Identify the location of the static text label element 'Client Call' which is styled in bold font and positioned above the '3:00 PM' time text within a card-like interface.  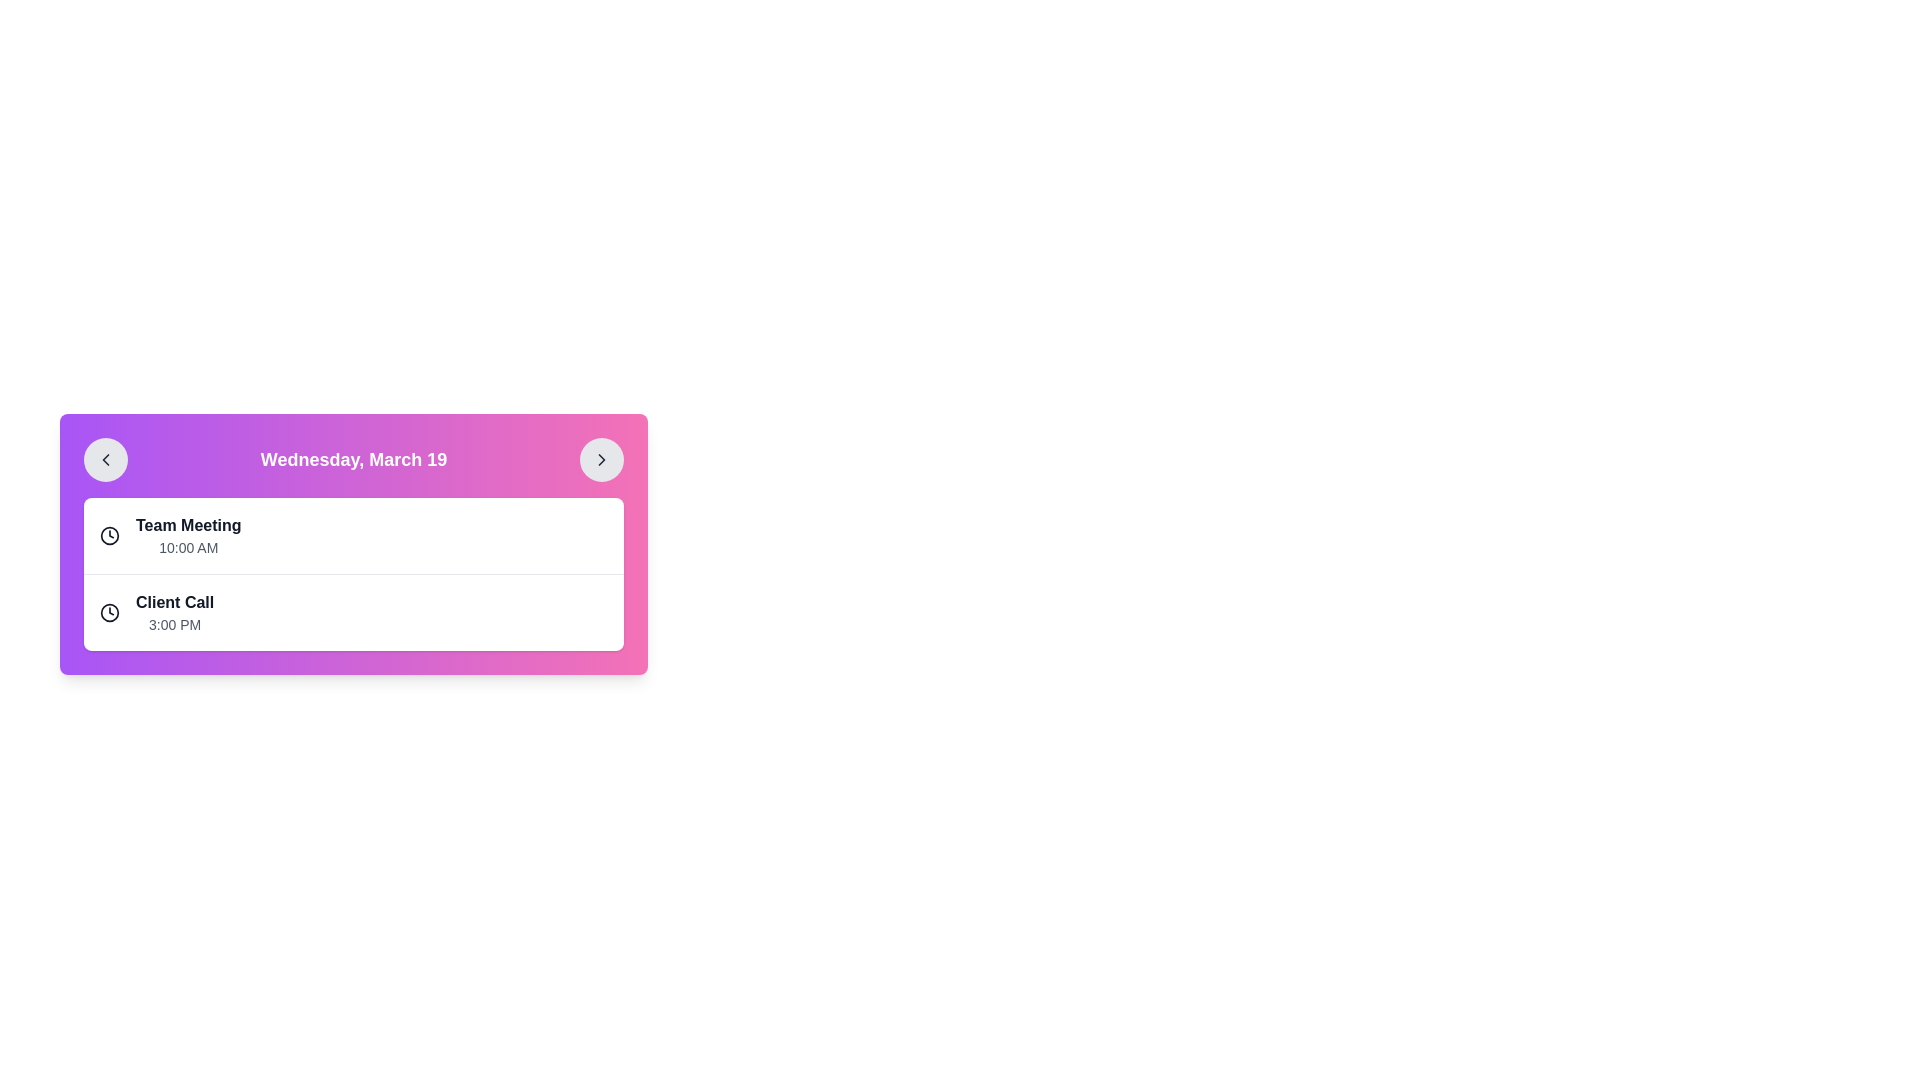
(175, 601).